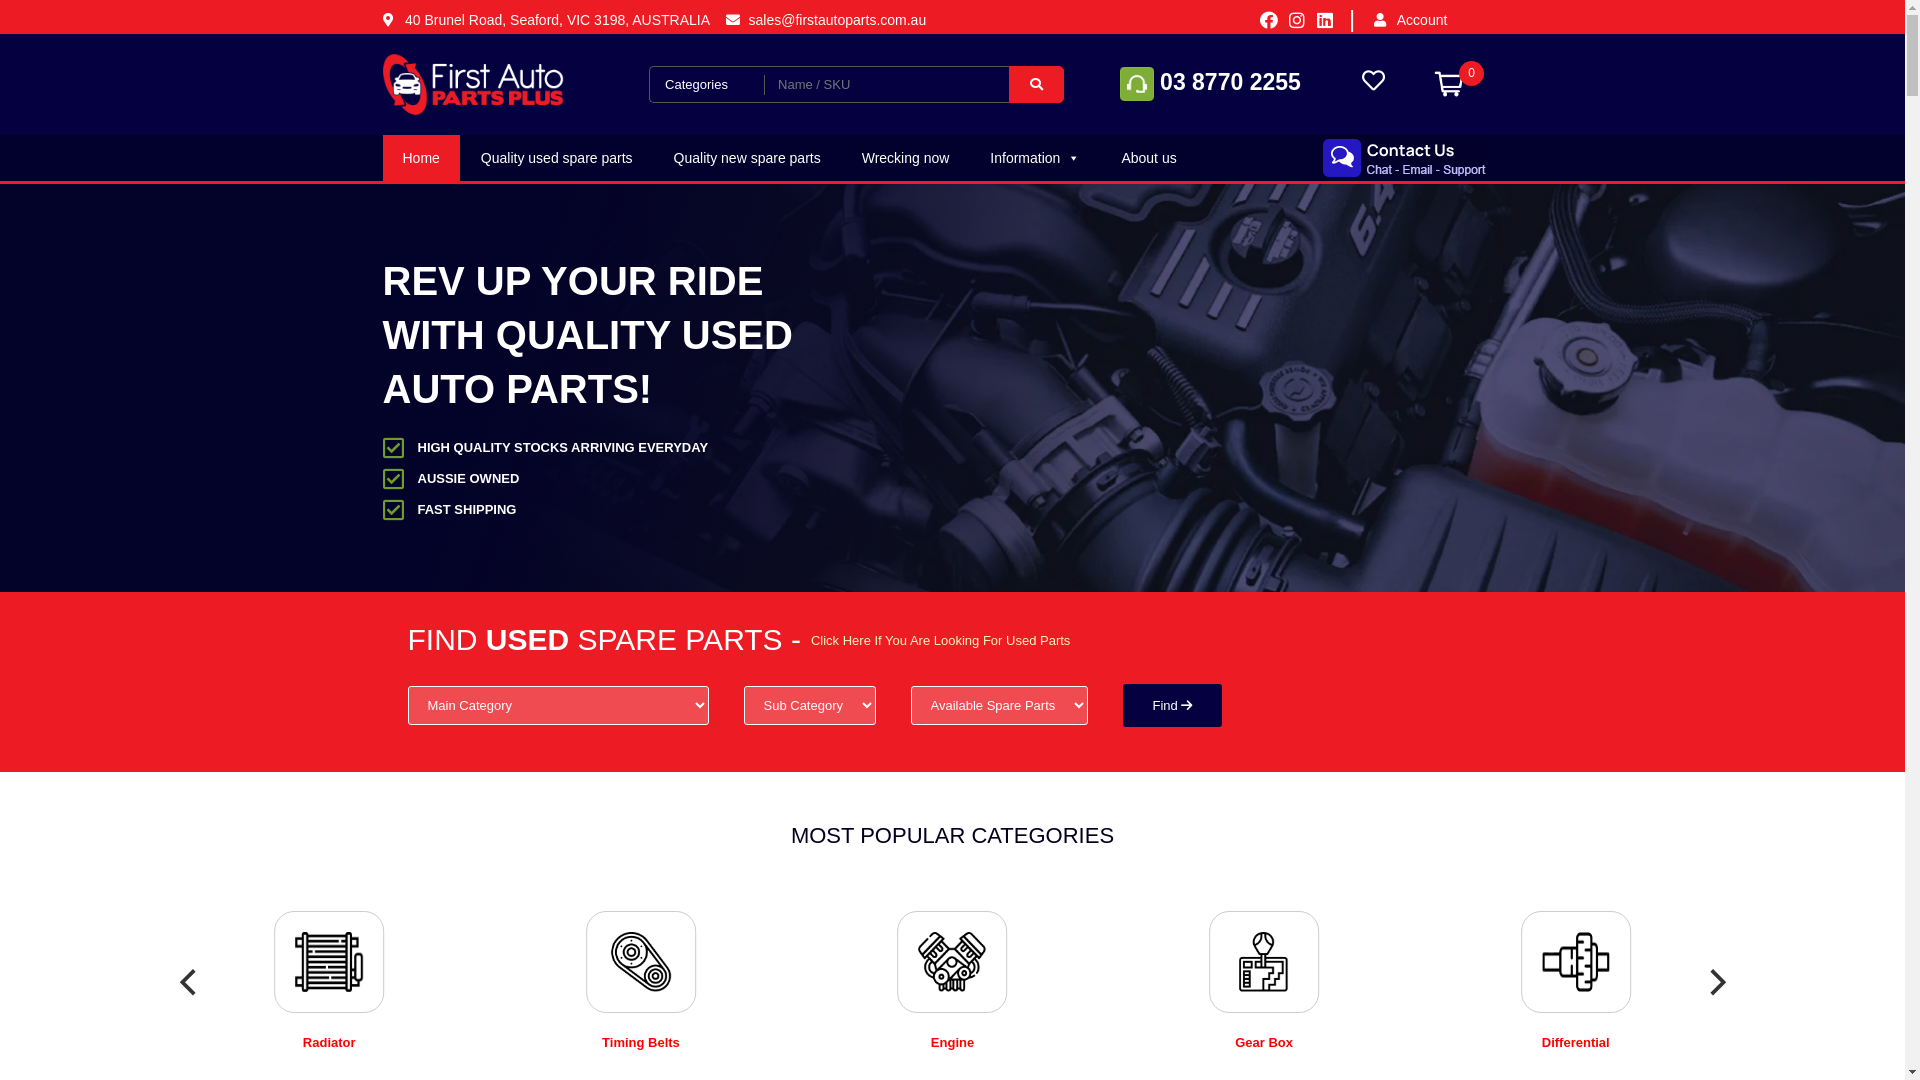  What do you see at coordinates (724, 20) in the screenshot?
I see `'sales@firstautoparts.com.au'` at bounding box center [724, 20].